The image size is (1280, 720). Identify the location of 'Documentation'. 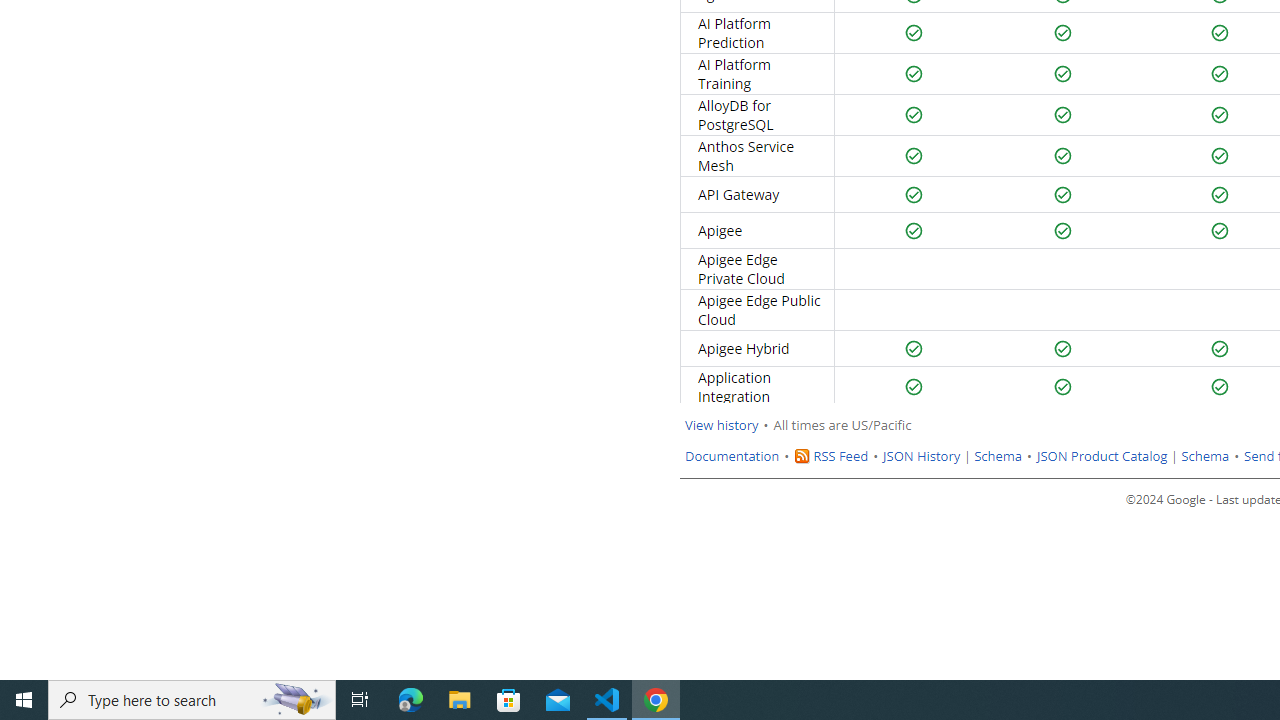
(731, 456).